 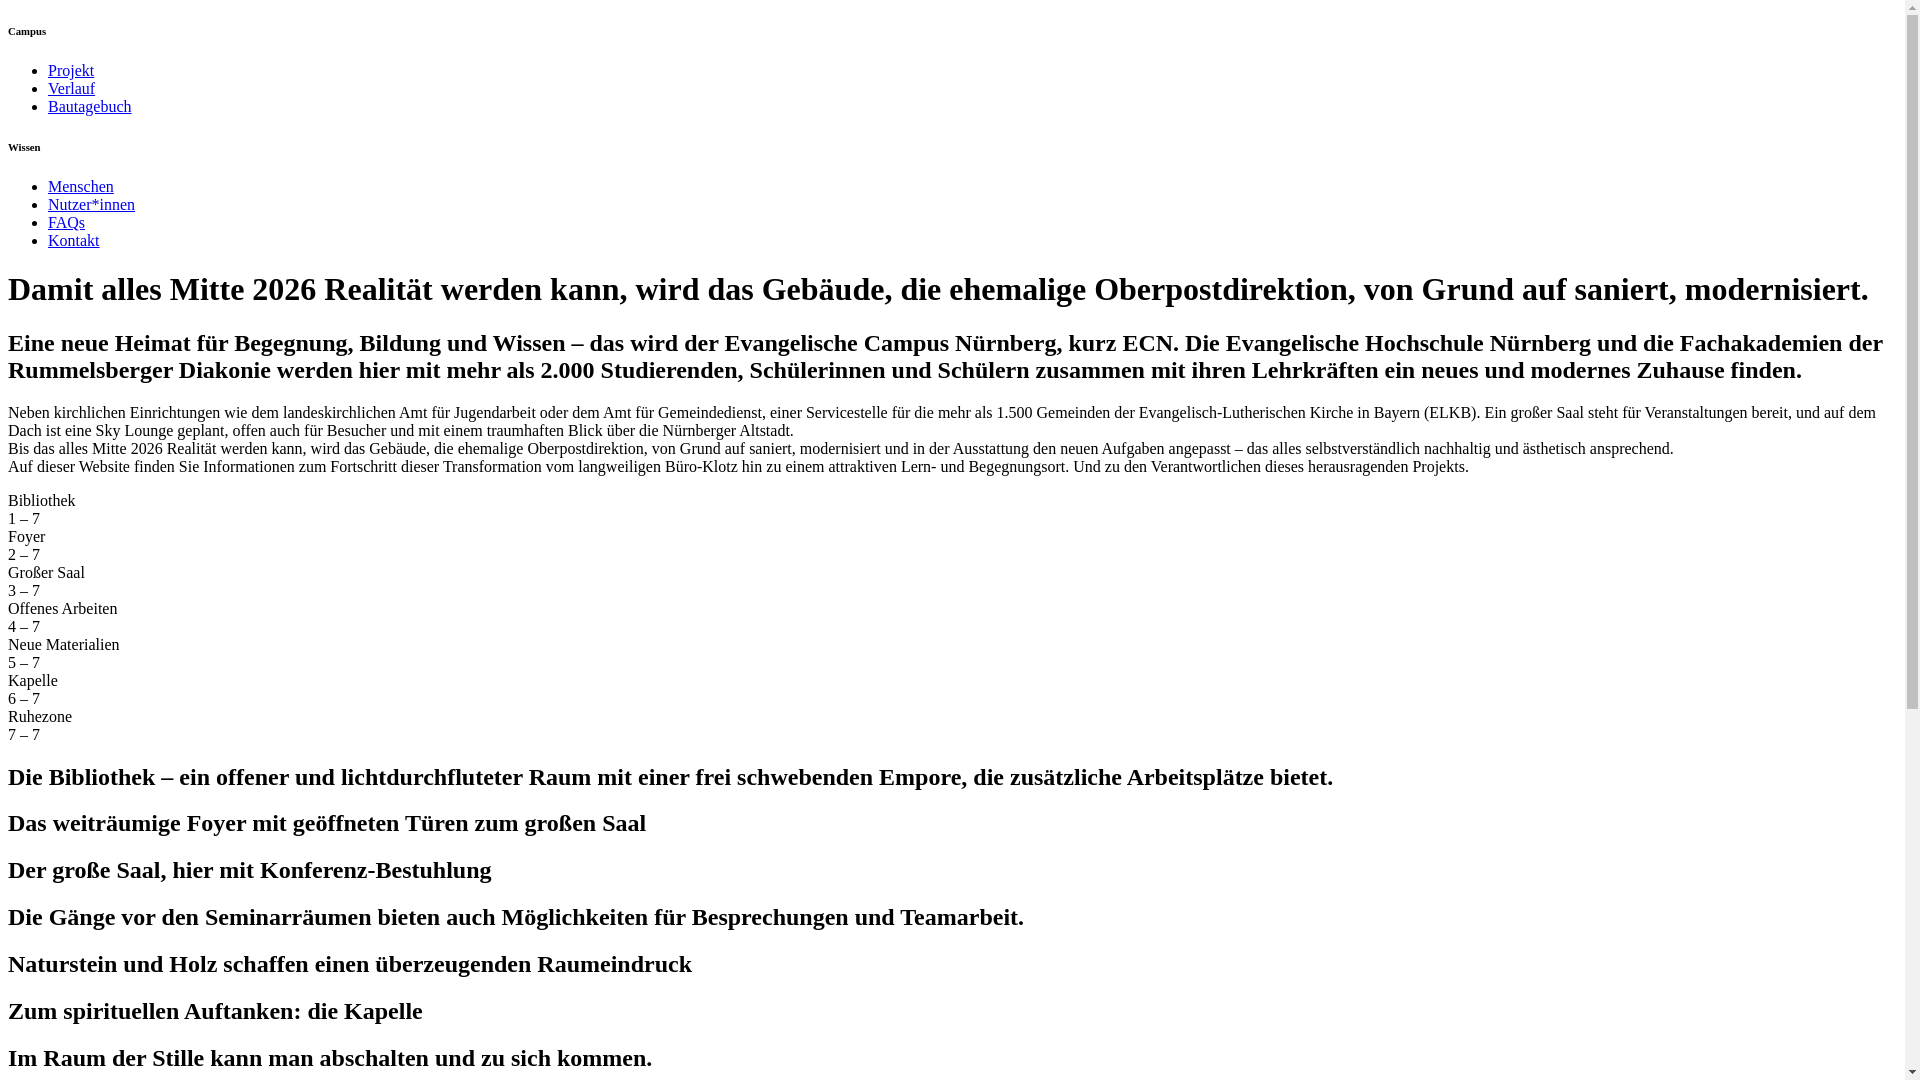 I want to click on 'Nutzer*innen', so click(x=90, y=204).